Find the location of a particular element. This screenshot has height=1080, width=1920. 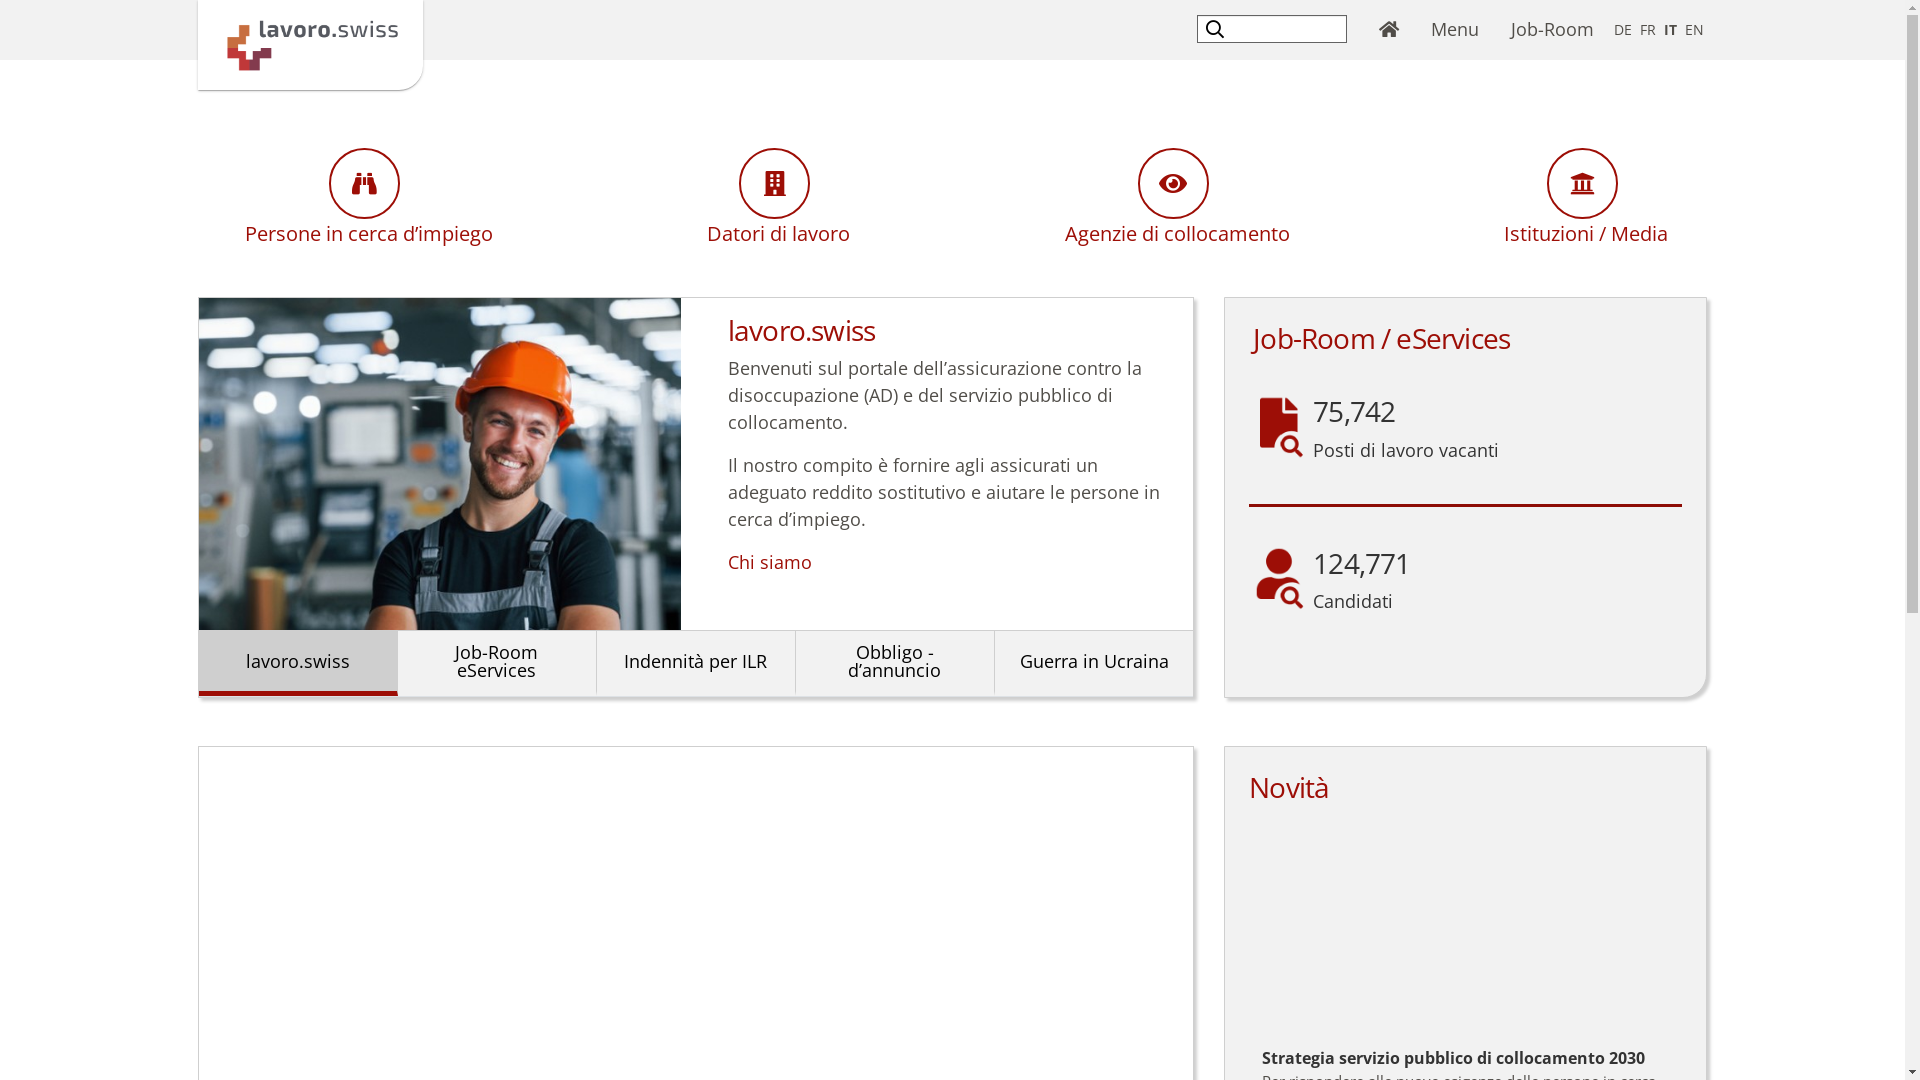

'DE' is located at coordinates (1622, 29).